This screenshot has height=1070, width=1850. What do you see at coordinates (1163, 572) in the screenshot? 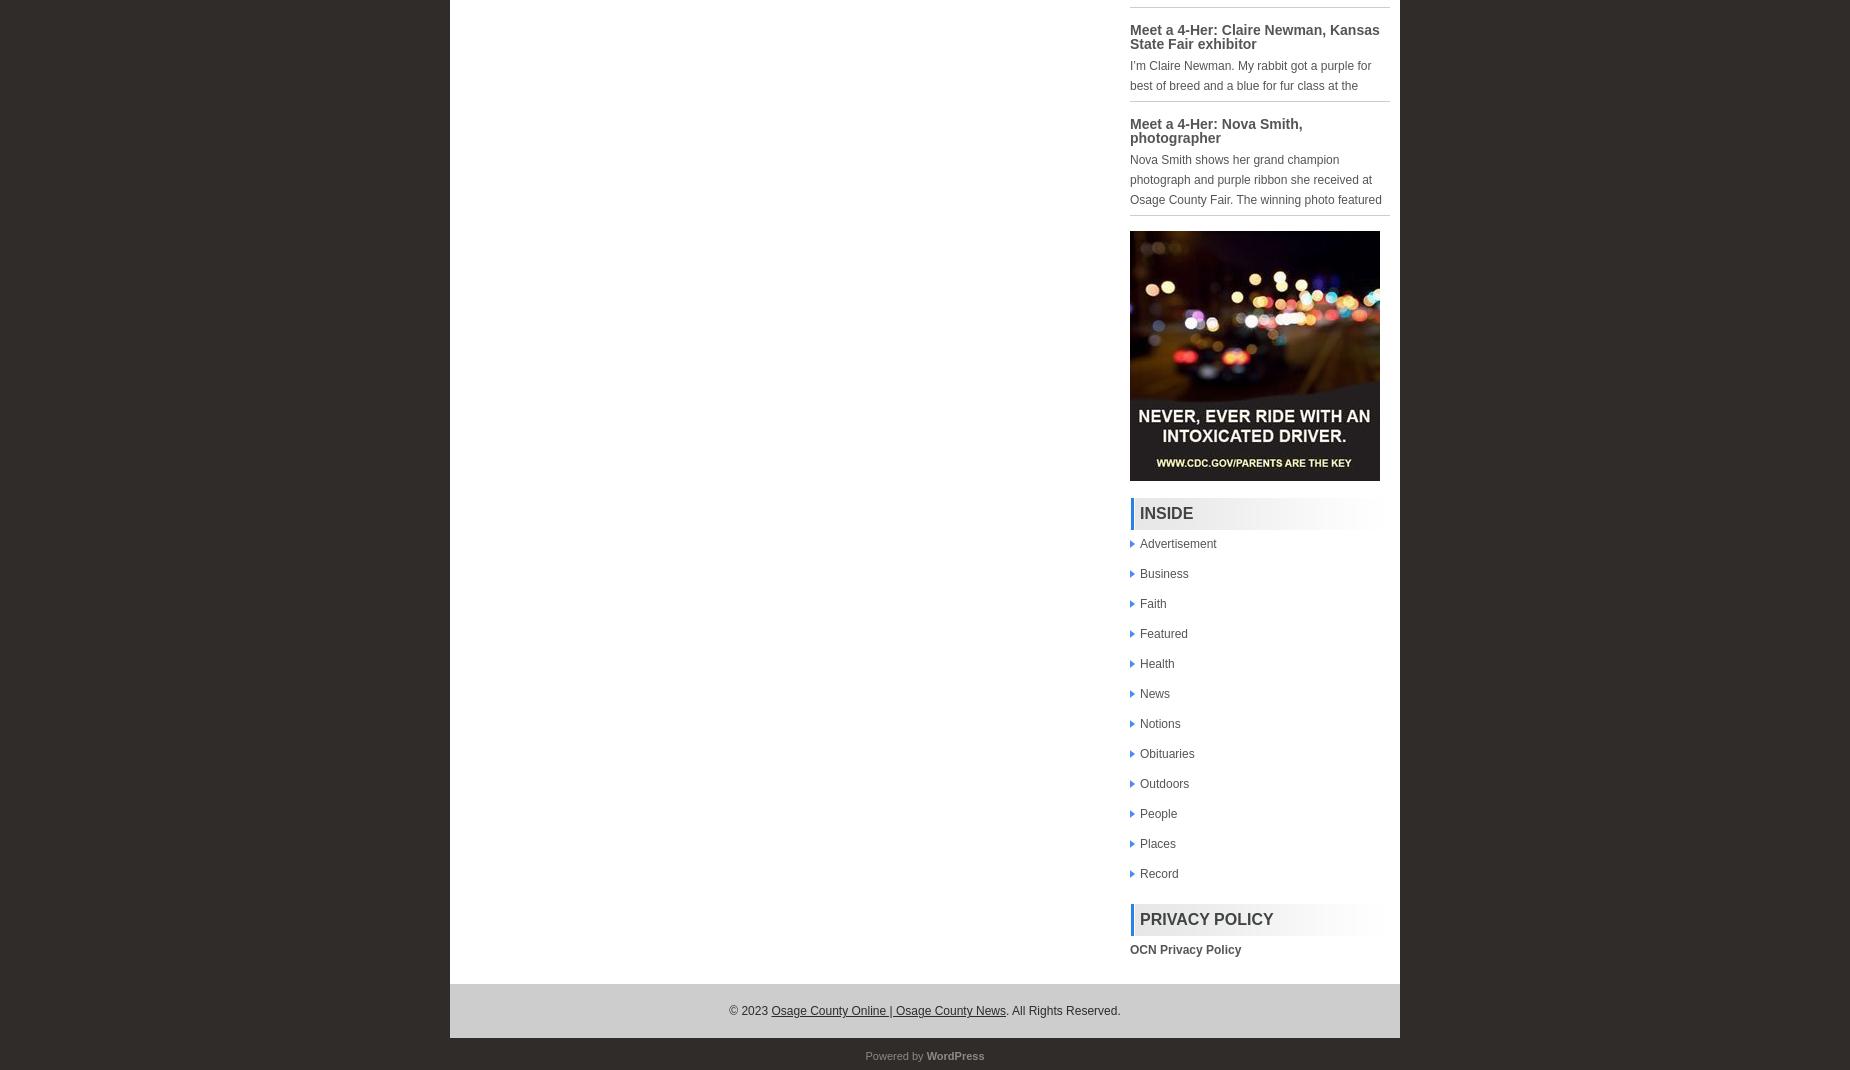
I see `'Business'` at bounding box center [1163, 572].